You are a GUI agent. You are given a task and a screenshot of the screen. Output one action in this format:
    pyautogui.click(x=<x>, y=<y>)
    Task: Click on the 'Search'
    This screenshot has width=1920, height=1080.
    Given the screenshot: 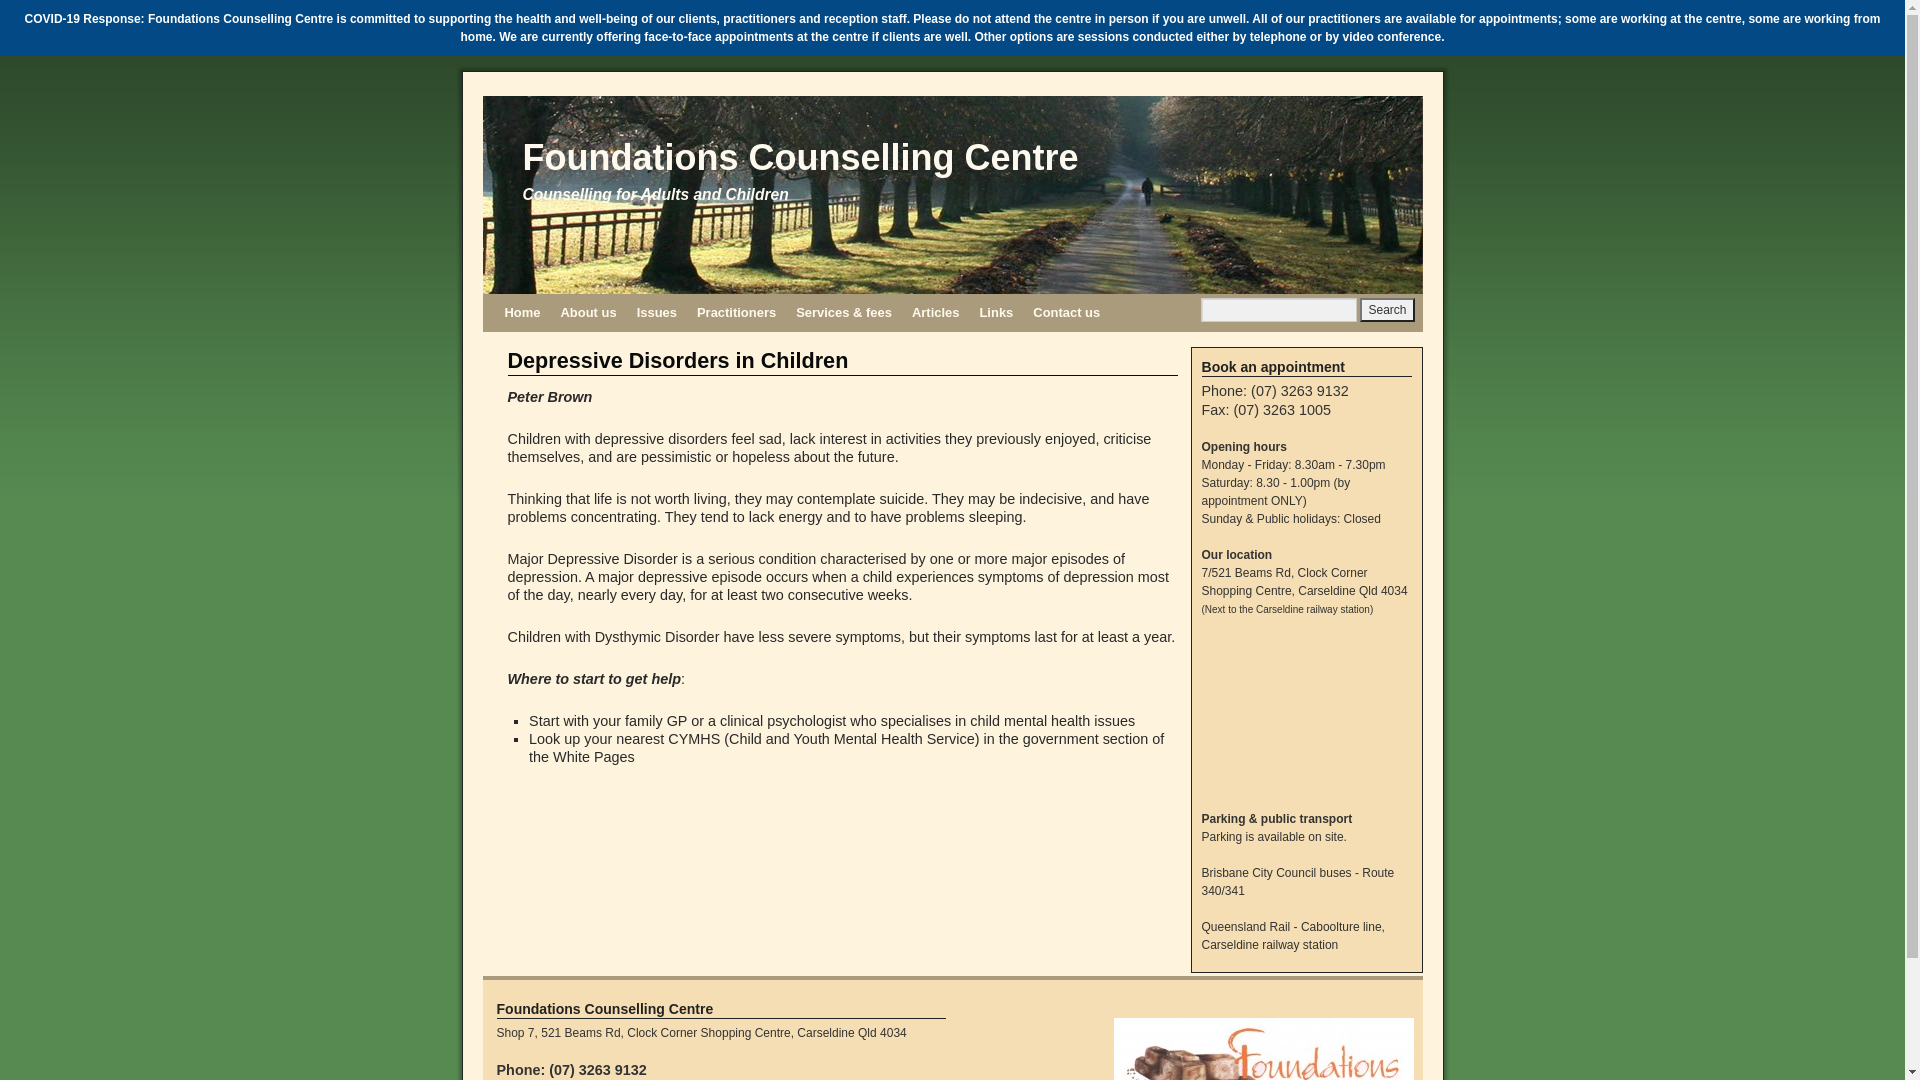 What is the action you would take?
    pyautogui.click(x=1386, y=309)
    